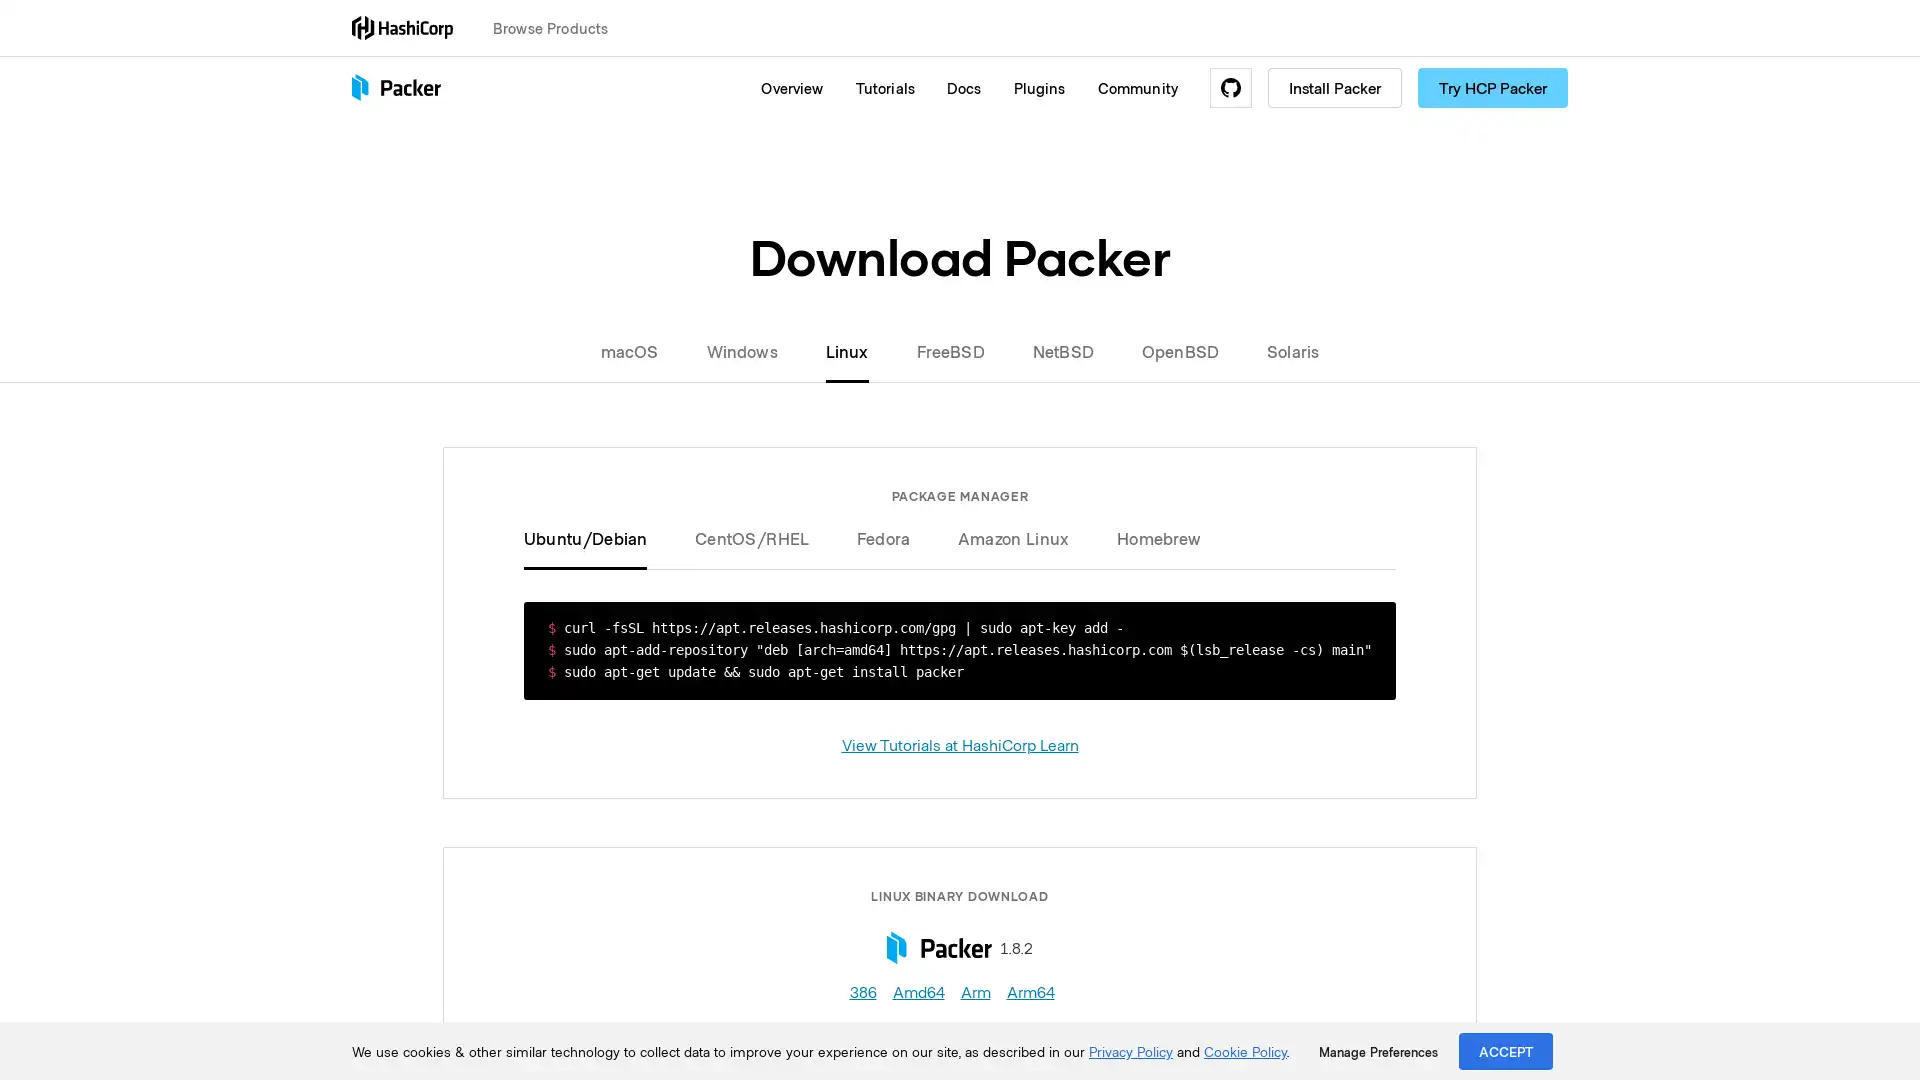  Describe the element at coordinates (846, 350) in the screenshot. I see `Linux` at that location.